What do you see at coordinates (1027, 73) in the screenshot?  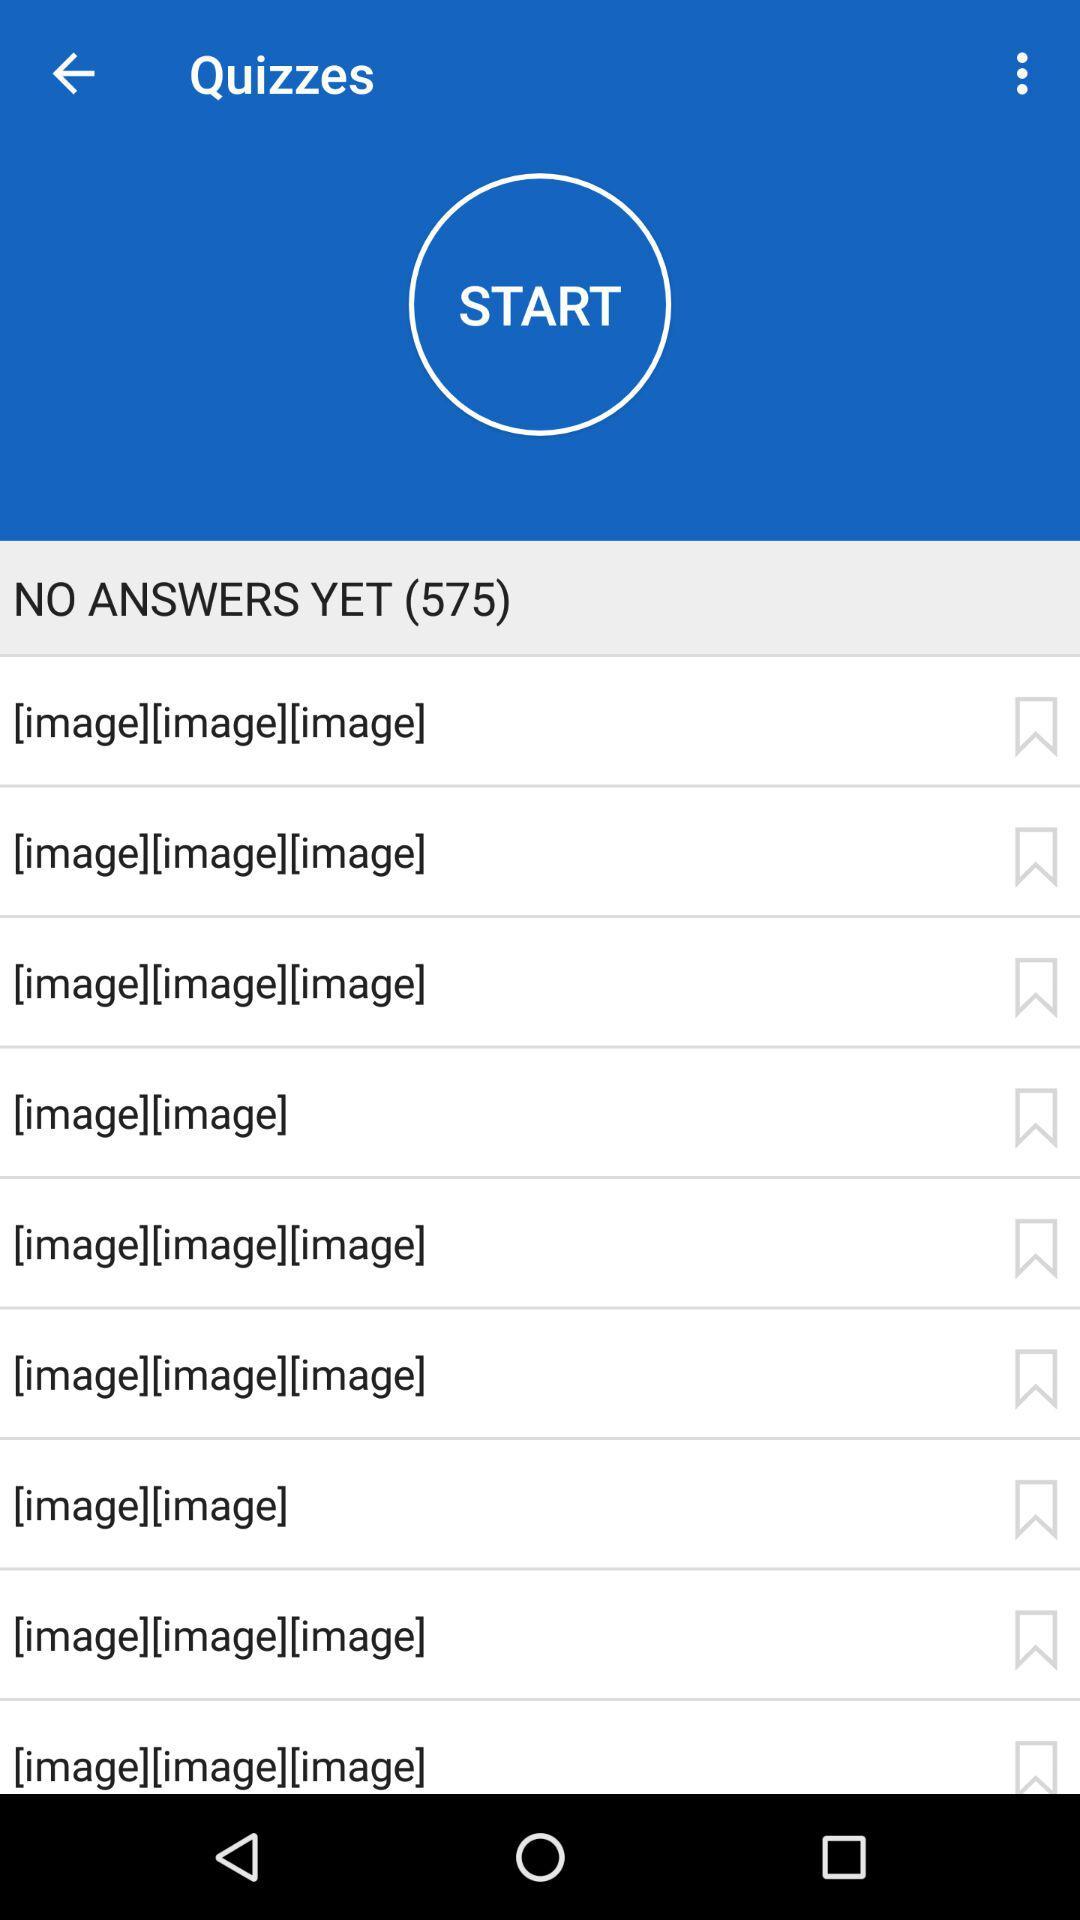 I see `icon at the top right corner` at bounding box center [1027, 73].